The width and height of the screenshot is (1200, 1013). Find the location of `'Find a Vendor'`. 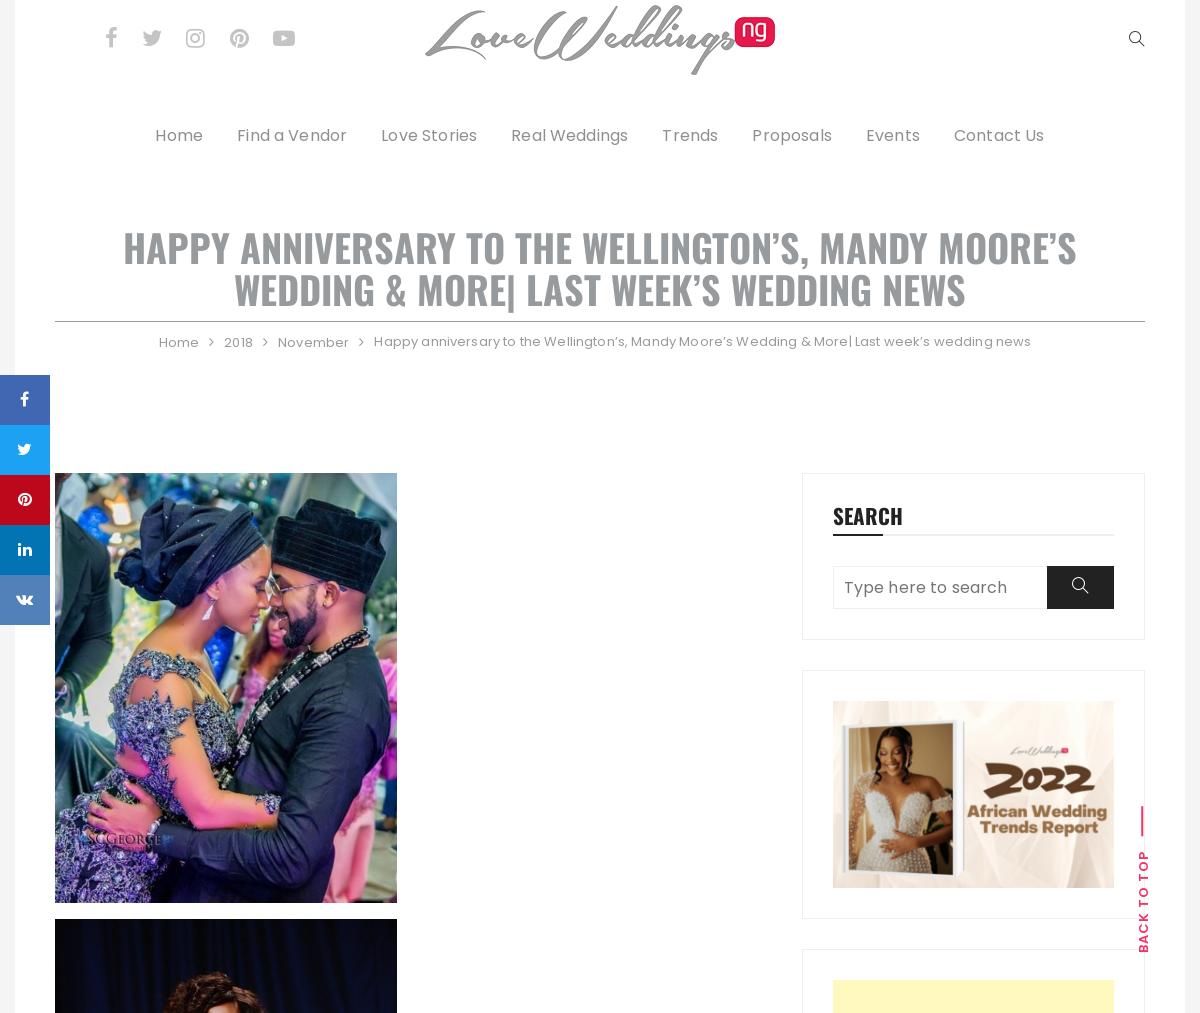

'Find a Vendor' is located at coordinates (290, 135).